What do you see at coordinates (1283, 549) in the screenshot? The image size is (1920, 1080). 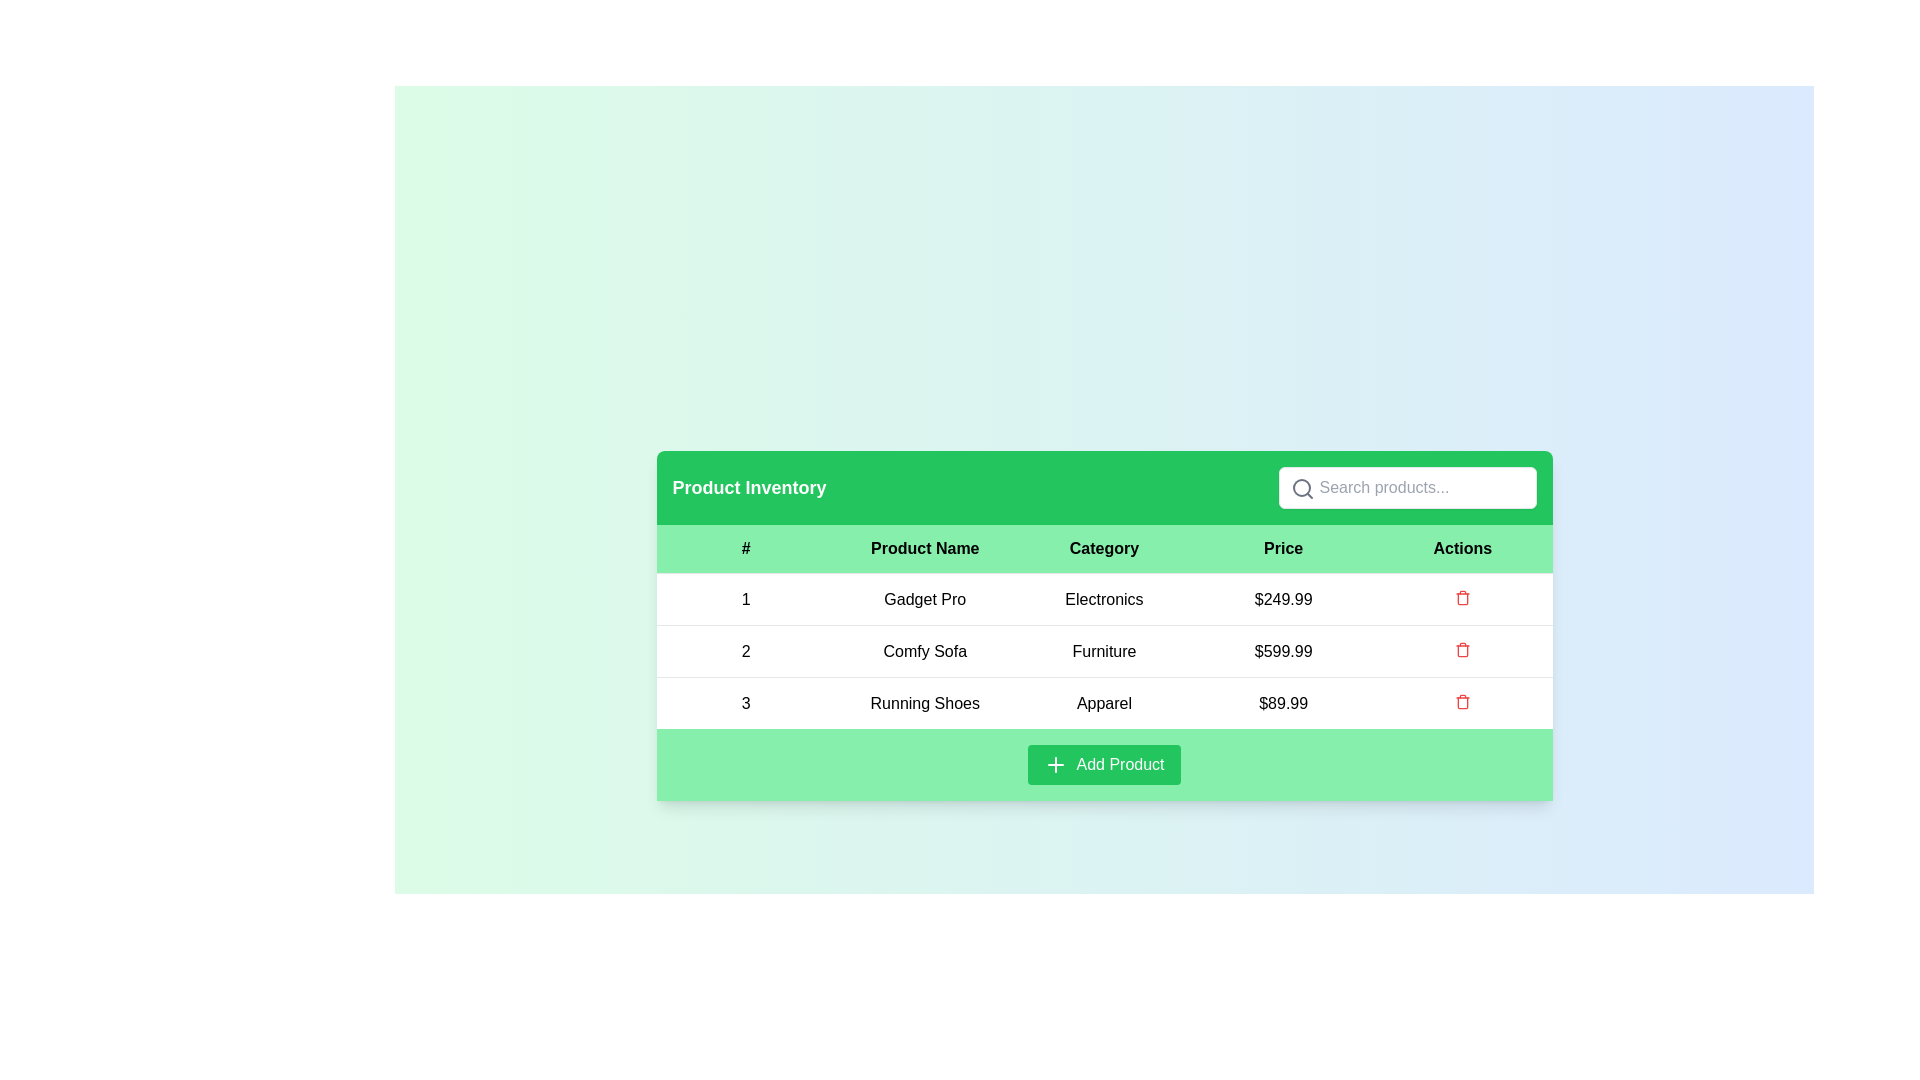 I see `text from the header label indicating product prices, which is the 4th cell from the left in the header row of the table` at bounding box center [1283, 549].